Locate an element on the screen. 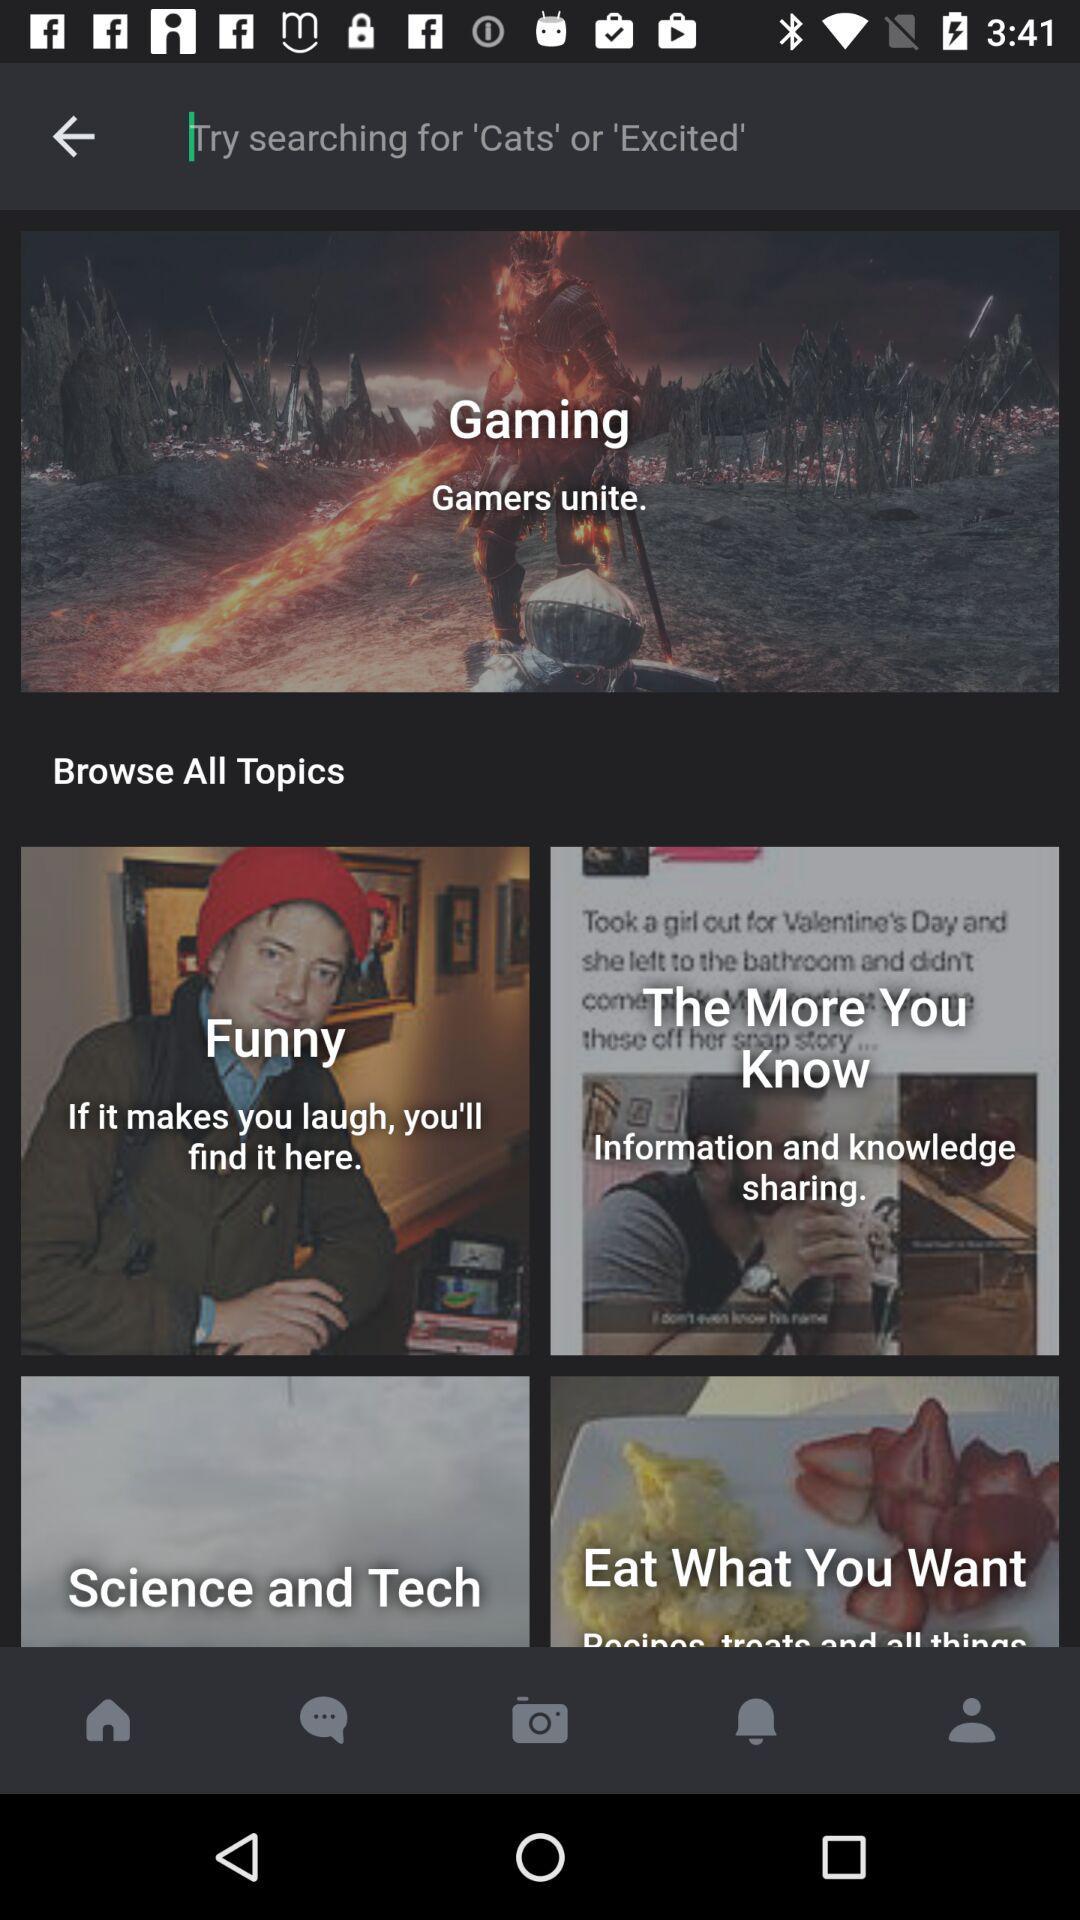  the item below the science and tech item is located at coordinates (540, 1719).